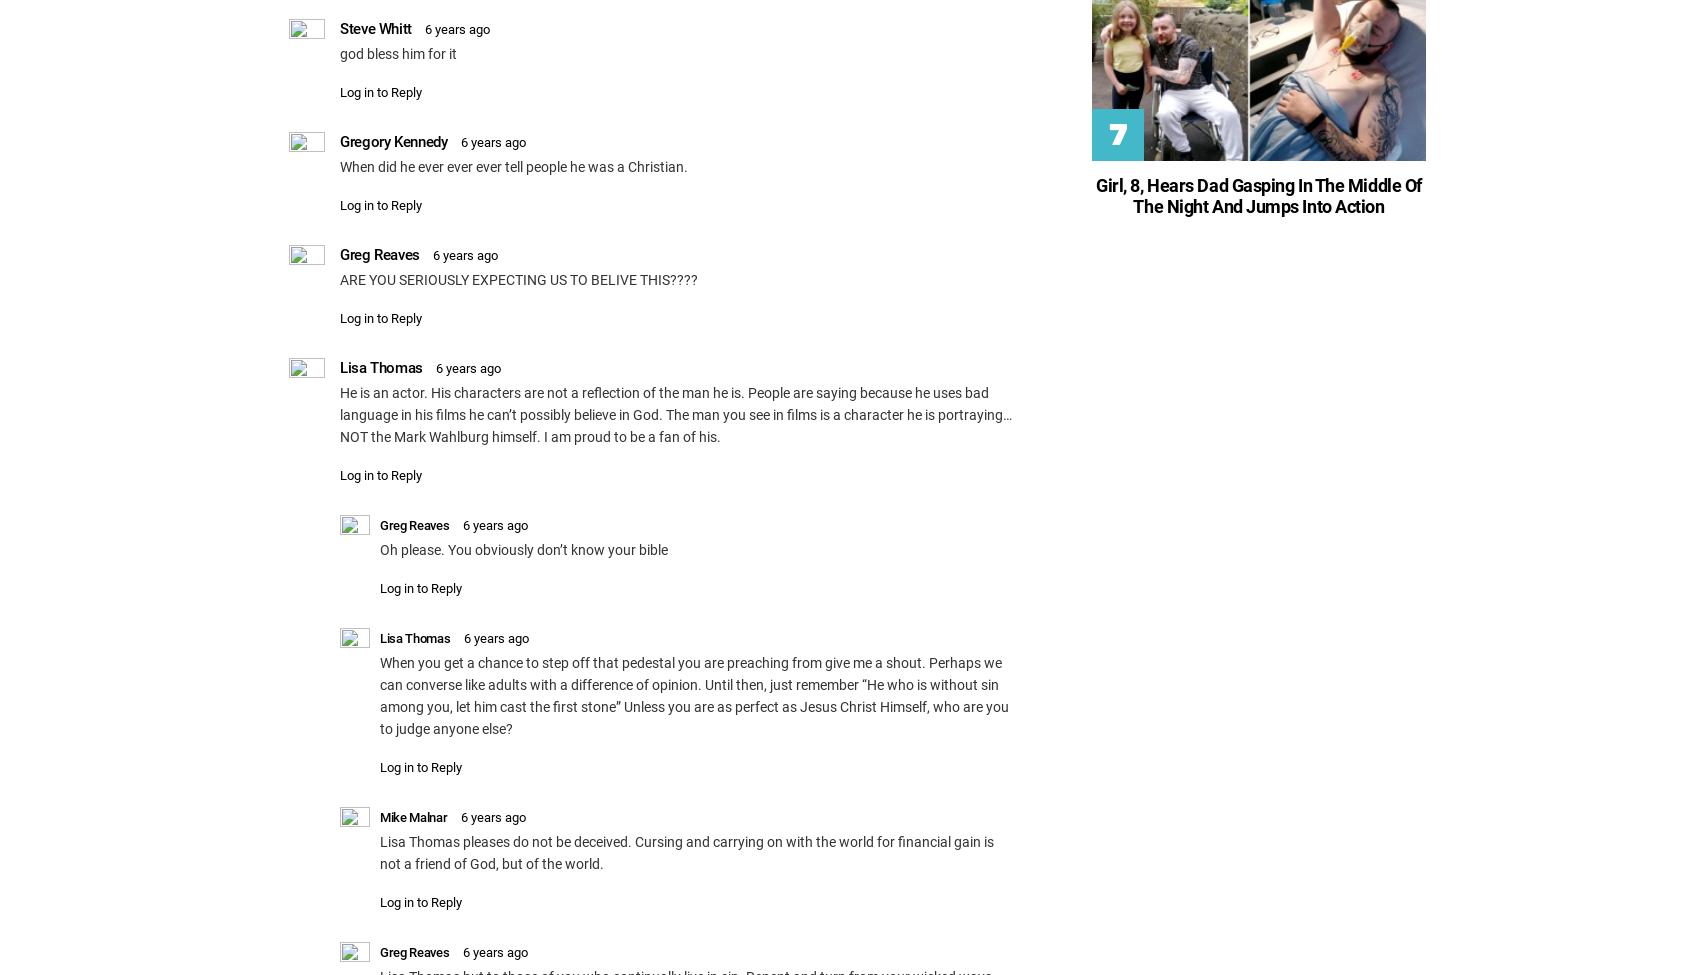 The image size is (1700, 975). What do you see at coordinates (392, 140) in the screenshot?
I see `'Gregory Kennedy'` at bounding box center [392, 140].